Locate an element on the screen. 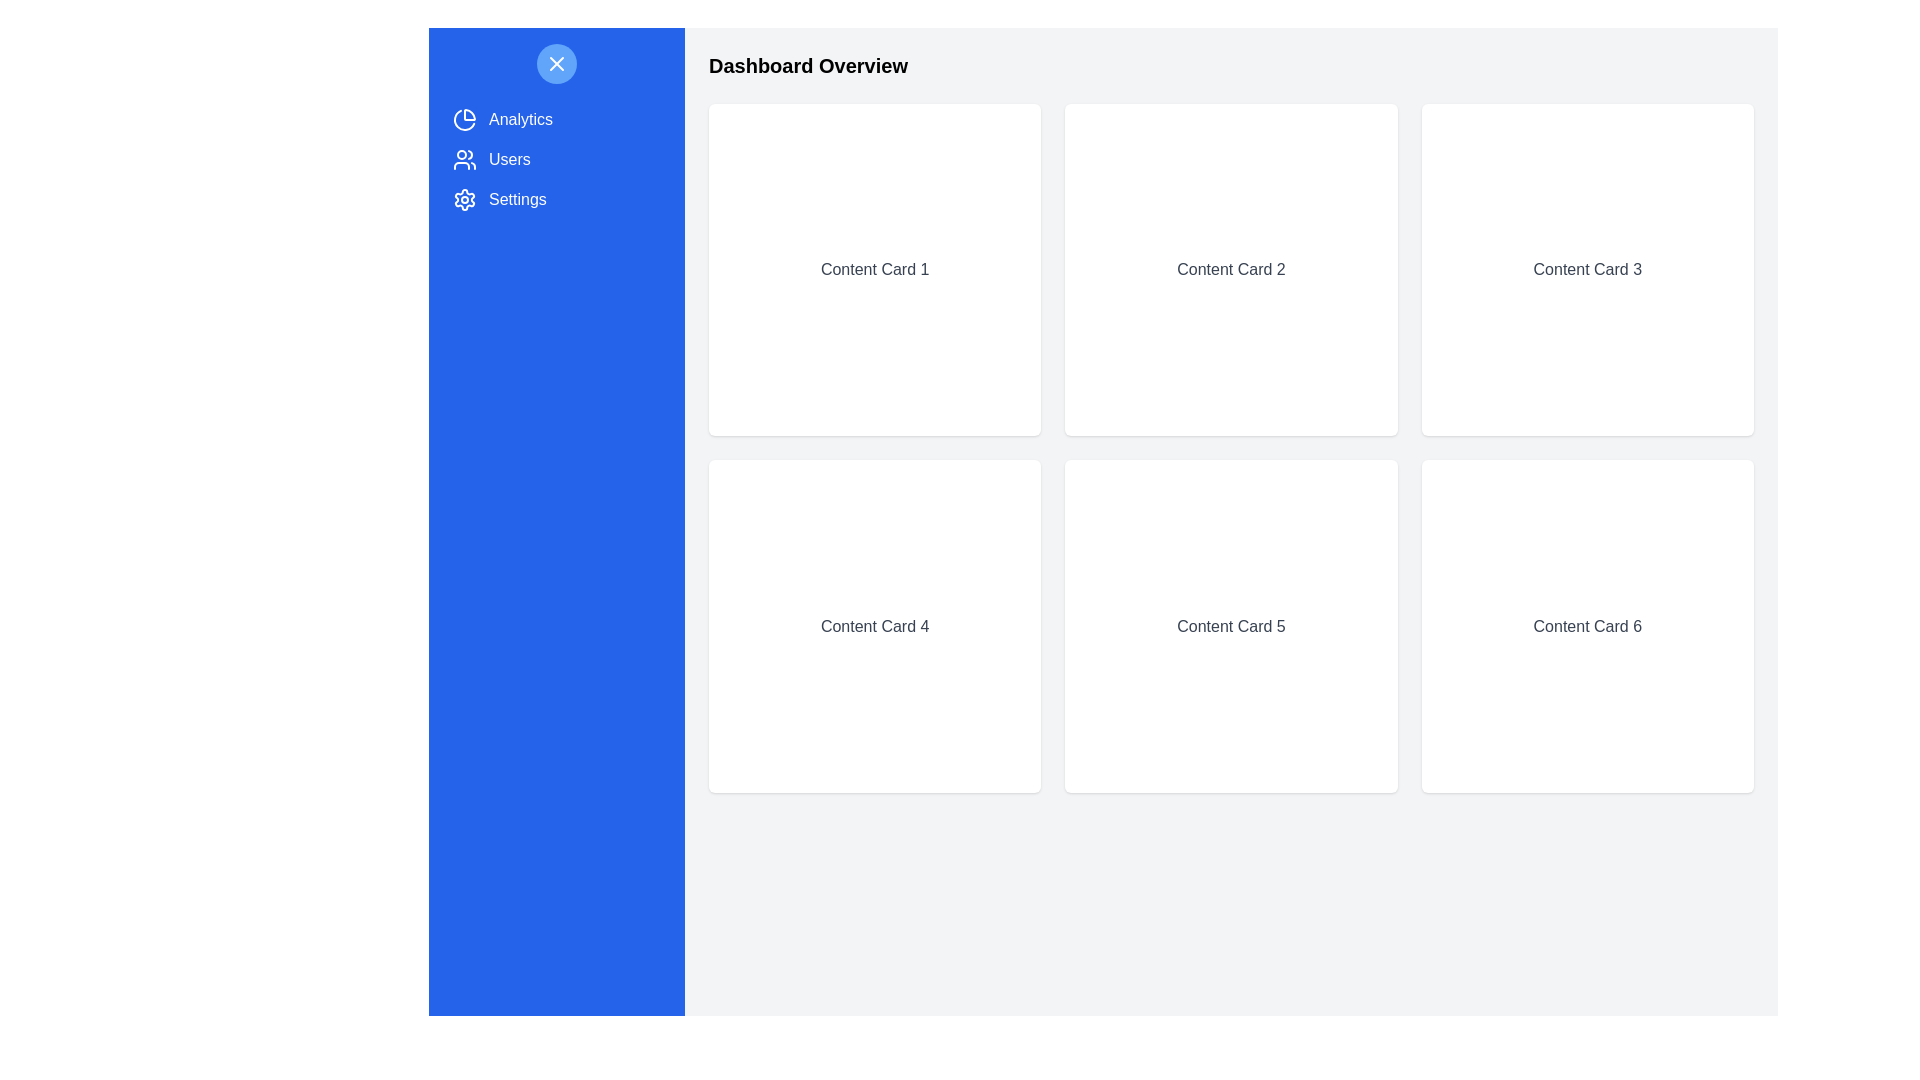 This screenshot has width=1920, height=1080. the navigation drawer item labeled 'Users' to observe its hover effect is located at coordinates (556, 158).